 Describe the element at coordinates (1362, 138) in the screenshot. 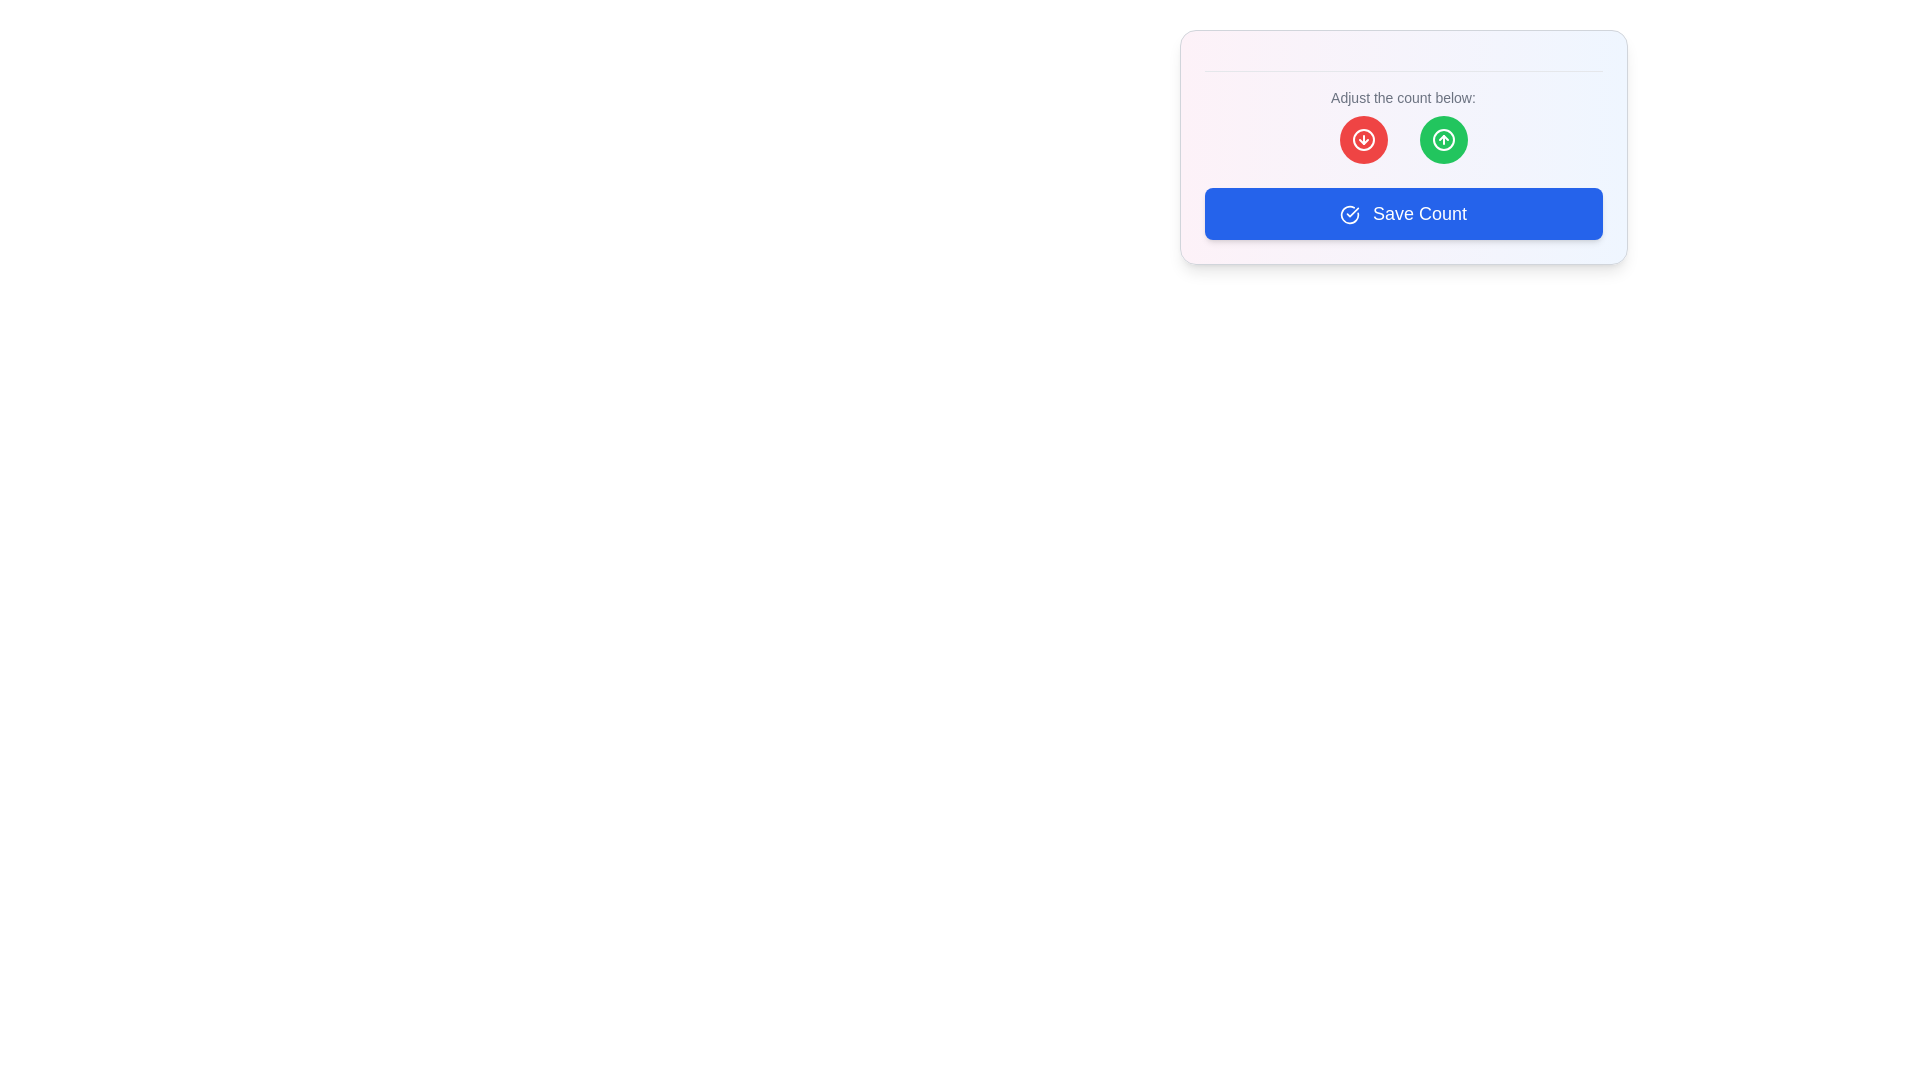

I see `the red circular button with a downward pointing arrow icon, located to the left of the green upward pointing arrow button` at that location.